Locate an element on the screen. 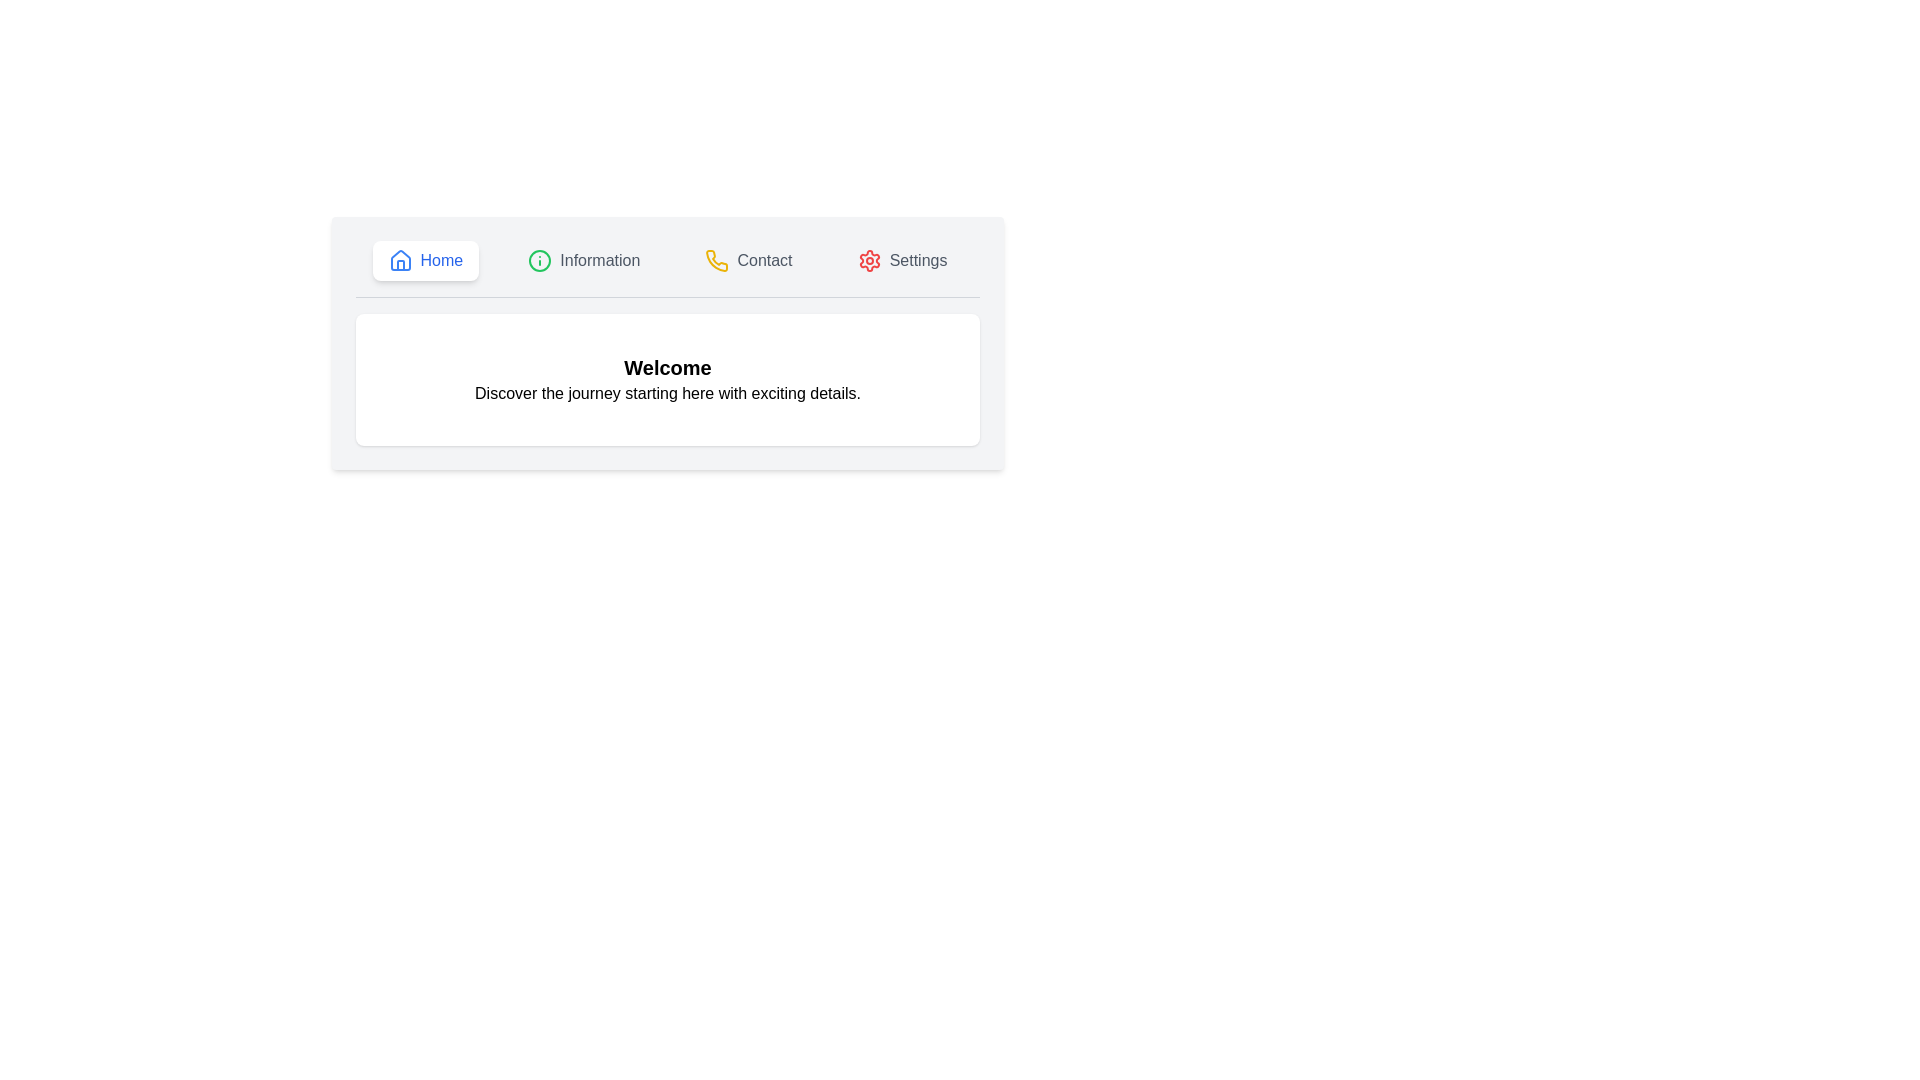  the 'Contact' navigation button, which is the third button is located at coordinates (747, 260).